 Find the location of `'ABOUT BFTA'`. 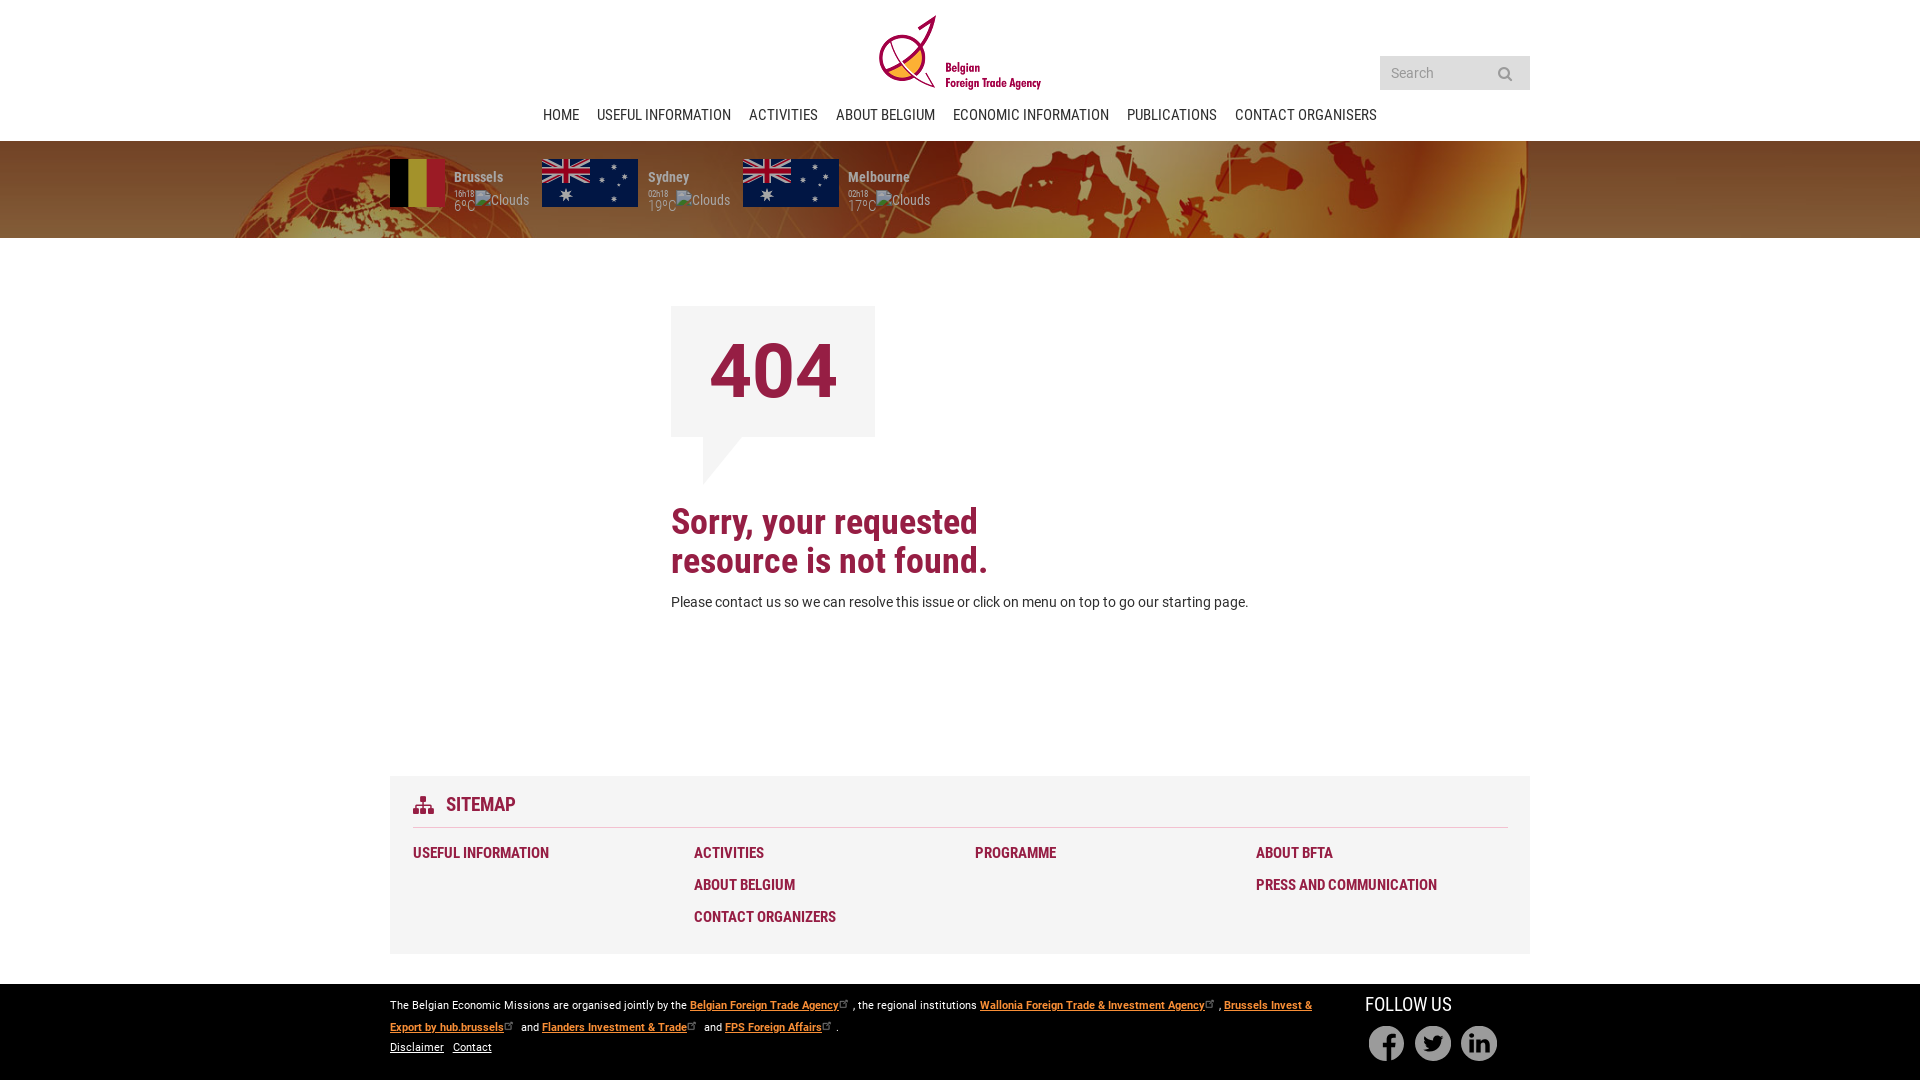

'ABOUT BFTA' is located at coordinates (1376, 853).